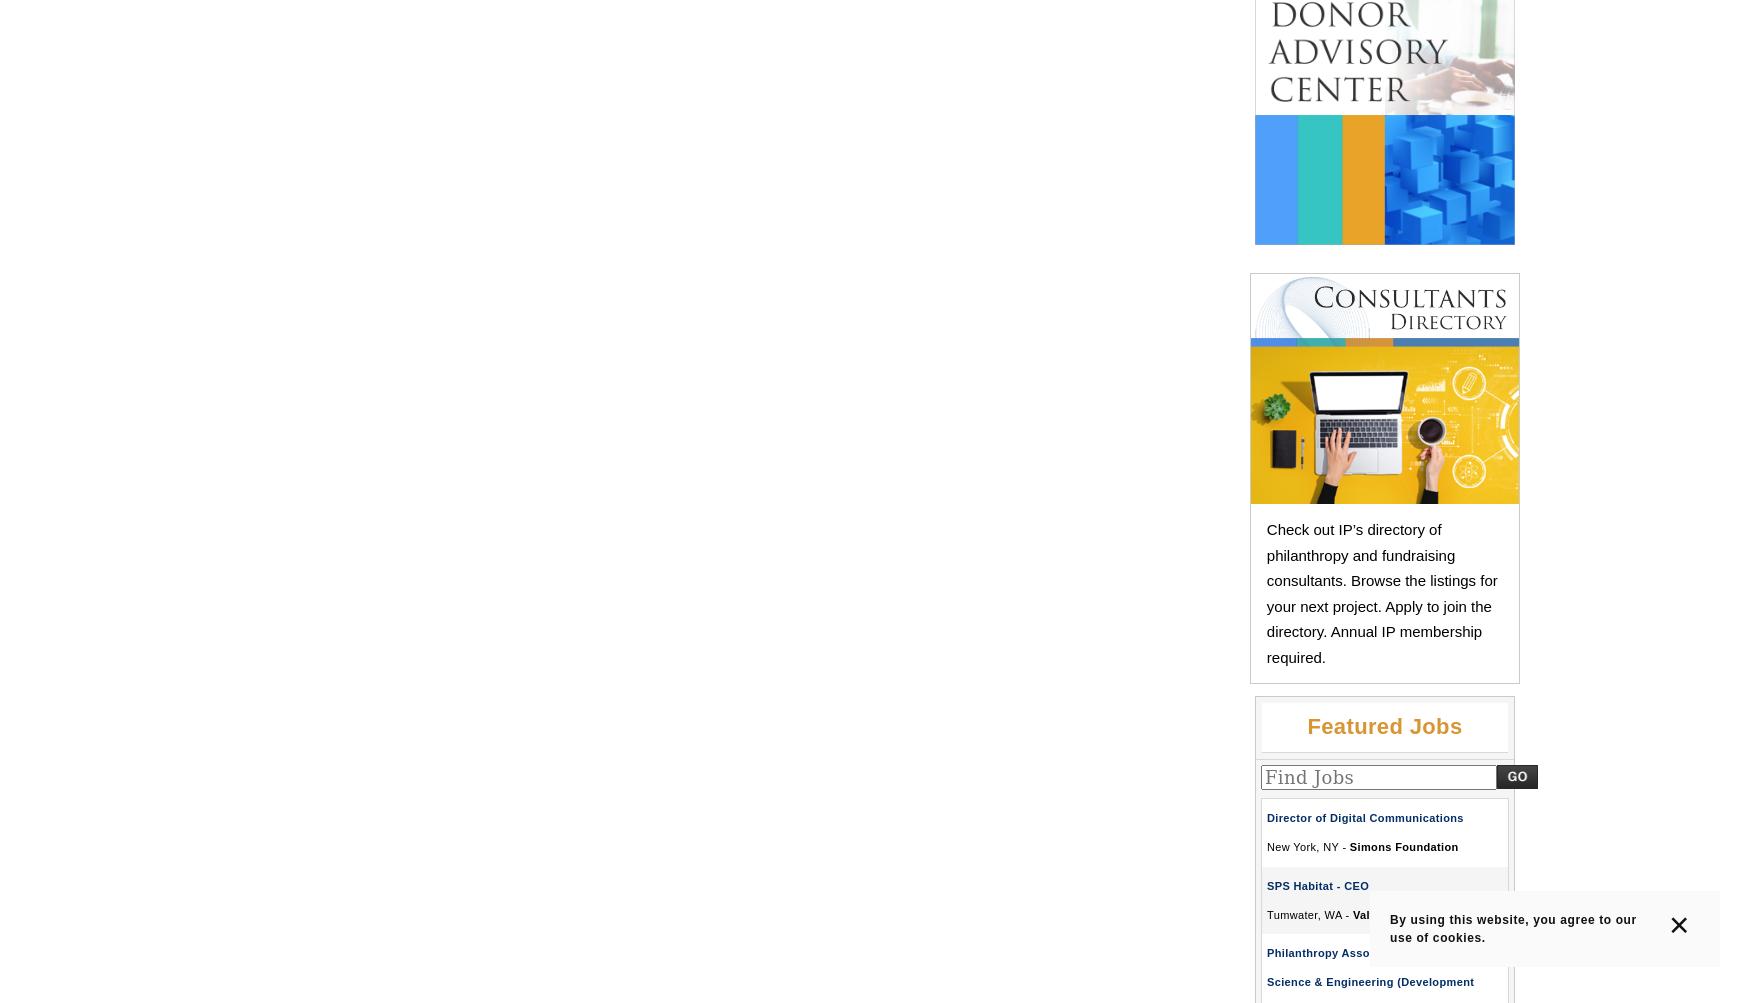 The width and height of the screenshot is (1750, 1003). What do you see at coordinates (1383, 725) in the screenshot?
I see `'Featured Jobs'` at bounding box center [1383, 725].